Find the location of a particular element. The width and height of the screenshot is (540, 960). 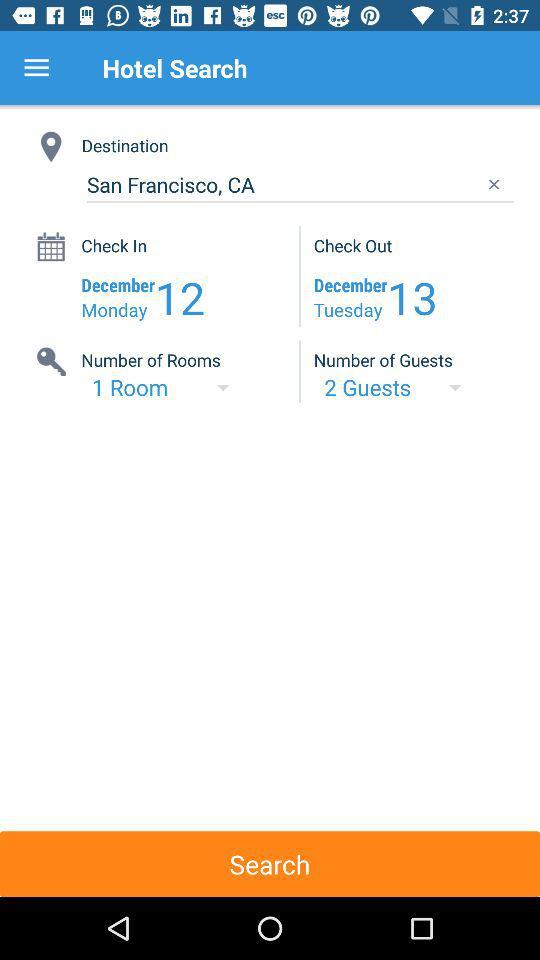

item next to hotel search icon is located at coordinates (36, 68).